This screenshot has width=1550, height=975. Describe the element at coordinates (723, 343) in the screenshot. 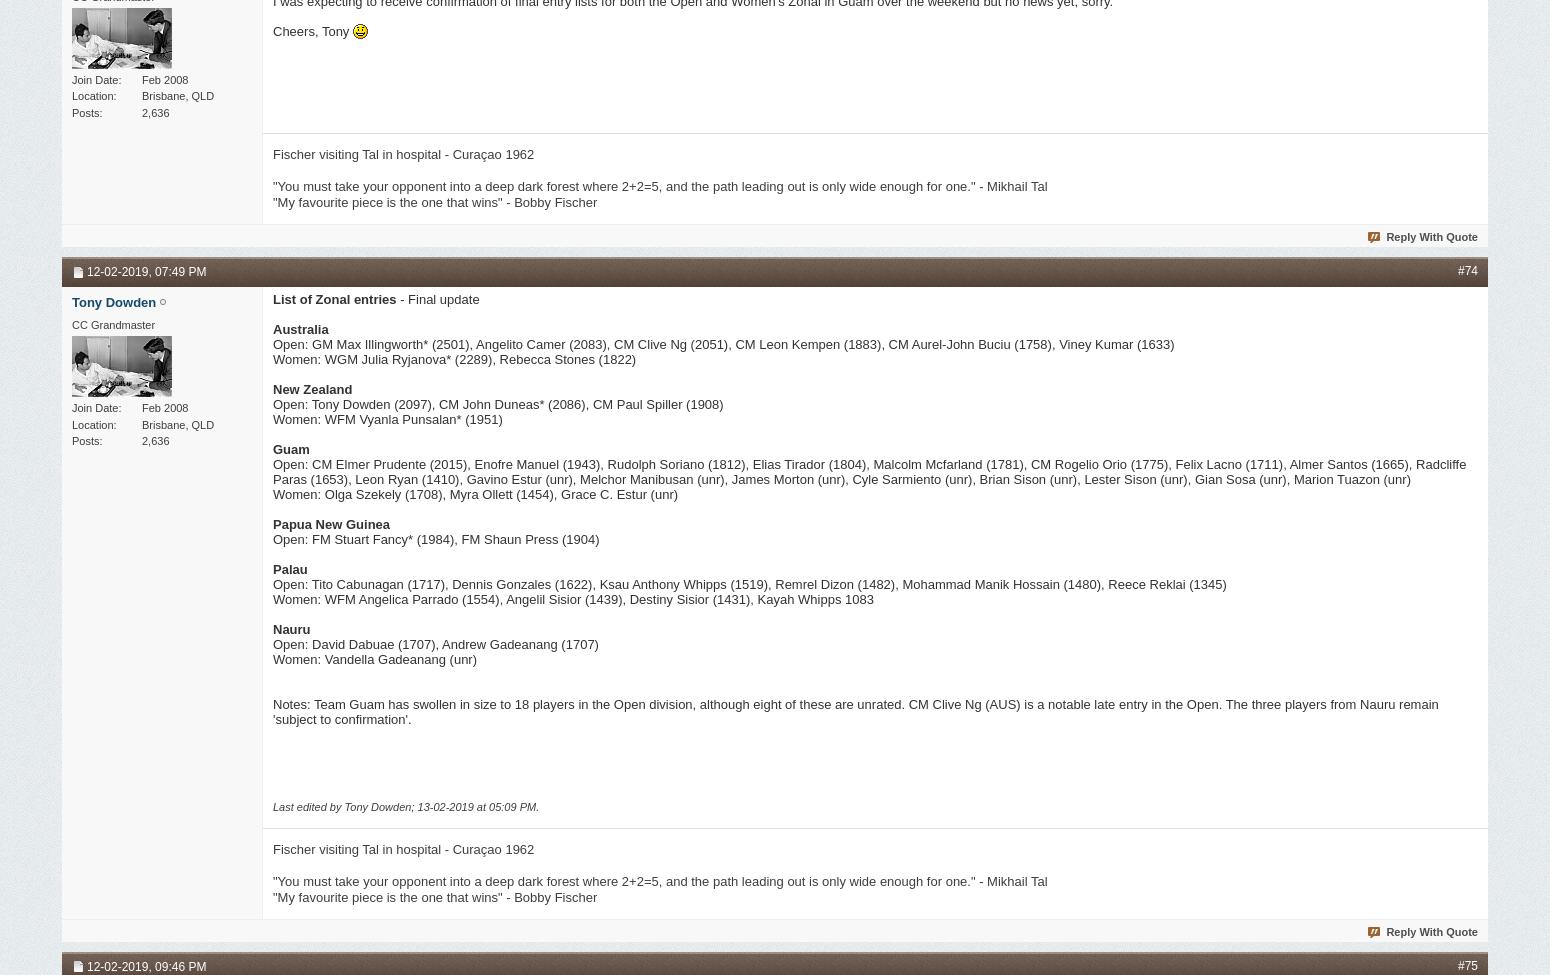

I see `'Open: GM Max Illingworth* (2501), Angelito Camer (2083), CM Clive Ng (2051), CM Leon Kempen (1883), CM Aurel-John Buciu (1758), Viney Kumar (1633)'` at that location.